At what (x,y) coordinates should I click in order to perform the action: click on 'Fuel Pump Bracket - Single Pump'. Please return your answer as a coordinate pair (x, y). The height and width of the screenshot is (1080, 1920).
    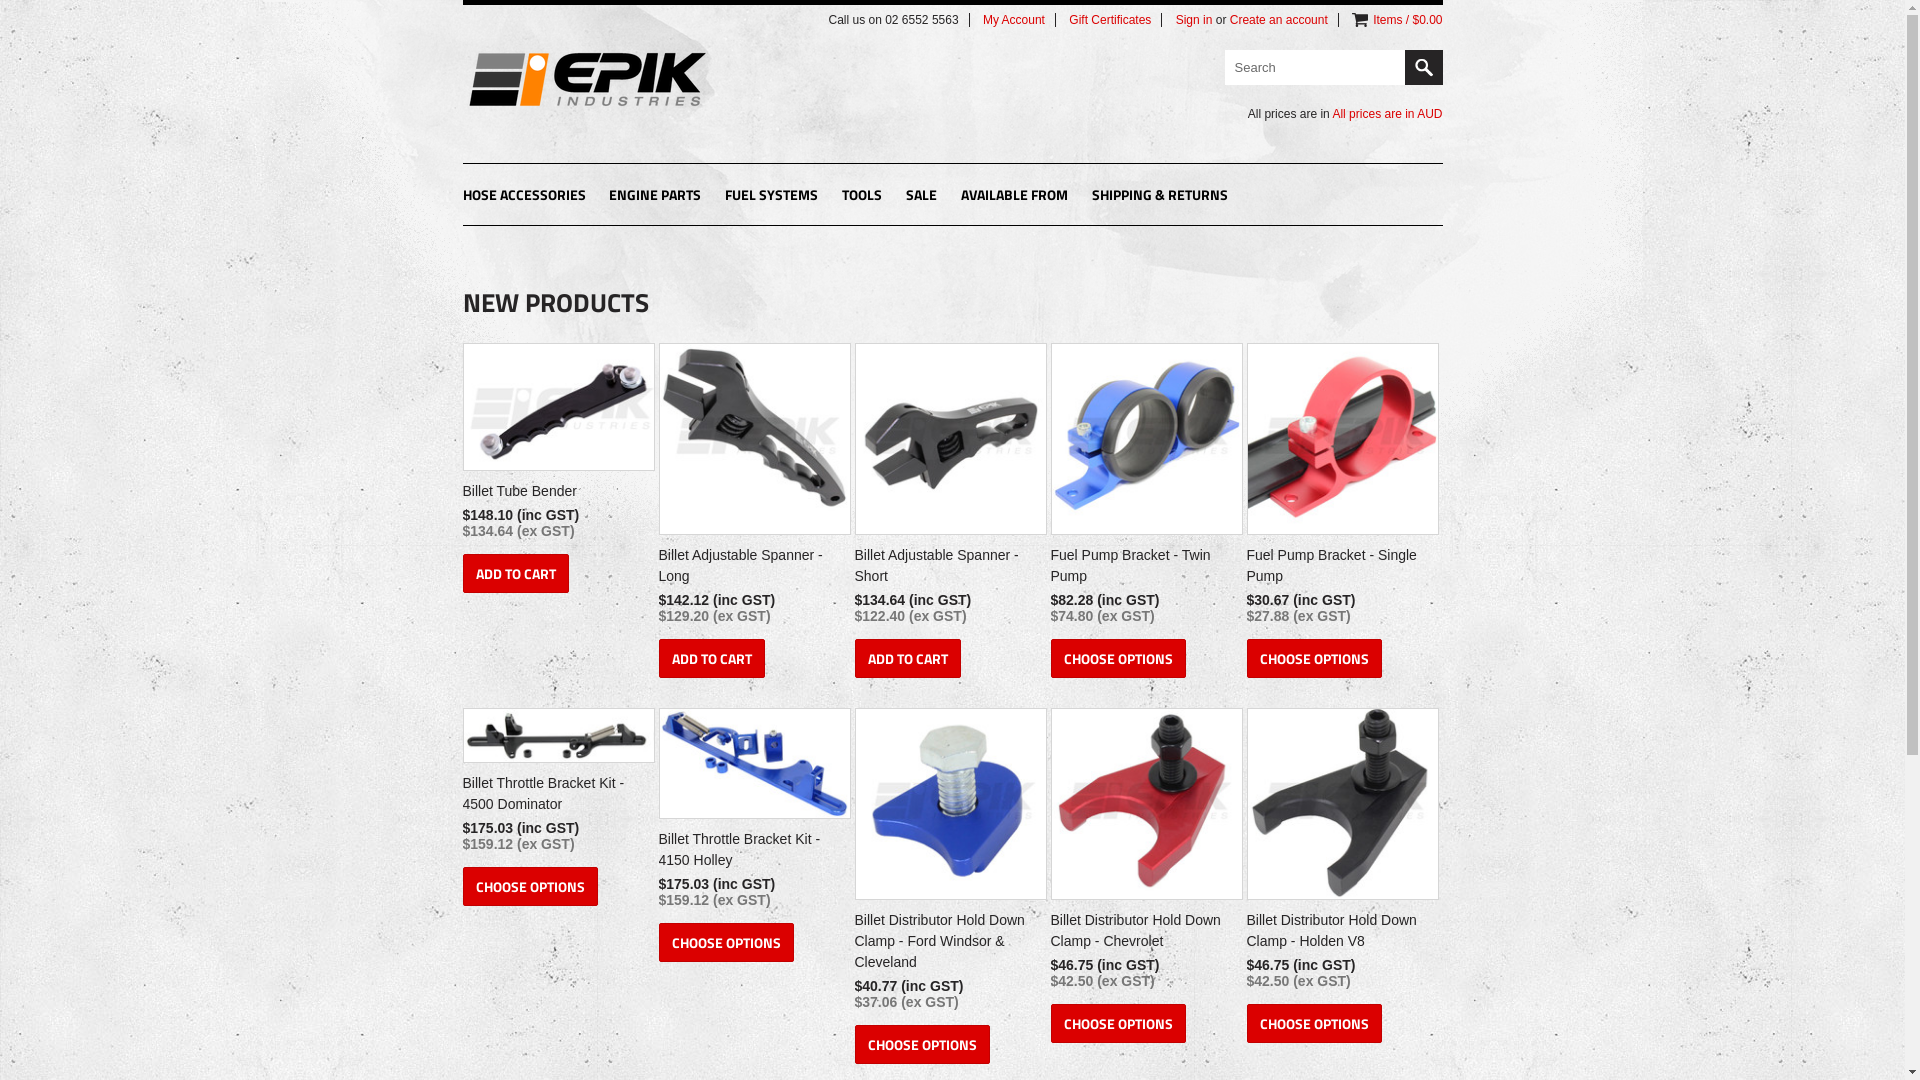
    Looking at the image, I should click on (1245, 568).